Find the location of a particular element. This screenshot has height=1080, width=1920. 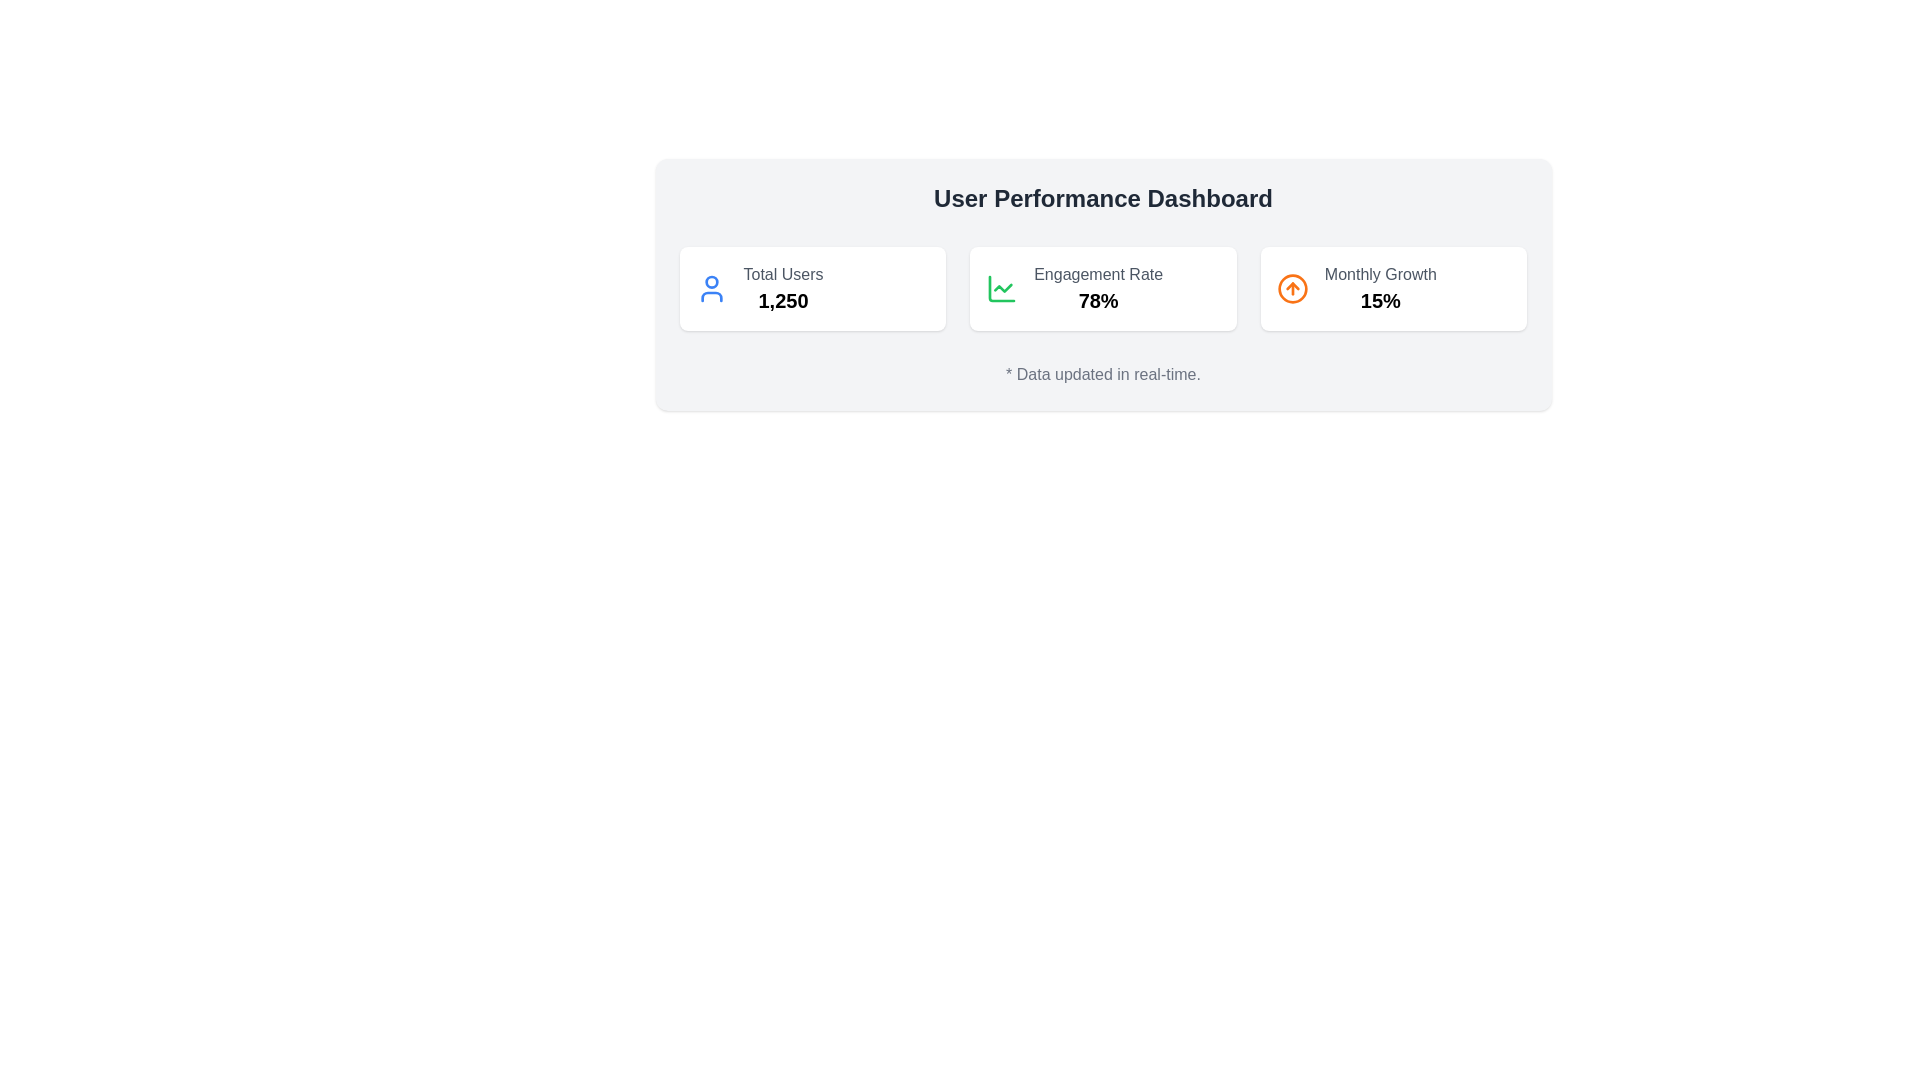

the Text label displaying '78%' in bold and large font within the 'Engagement Rate' section of the dashboard is located at coordinates (1097, 300).